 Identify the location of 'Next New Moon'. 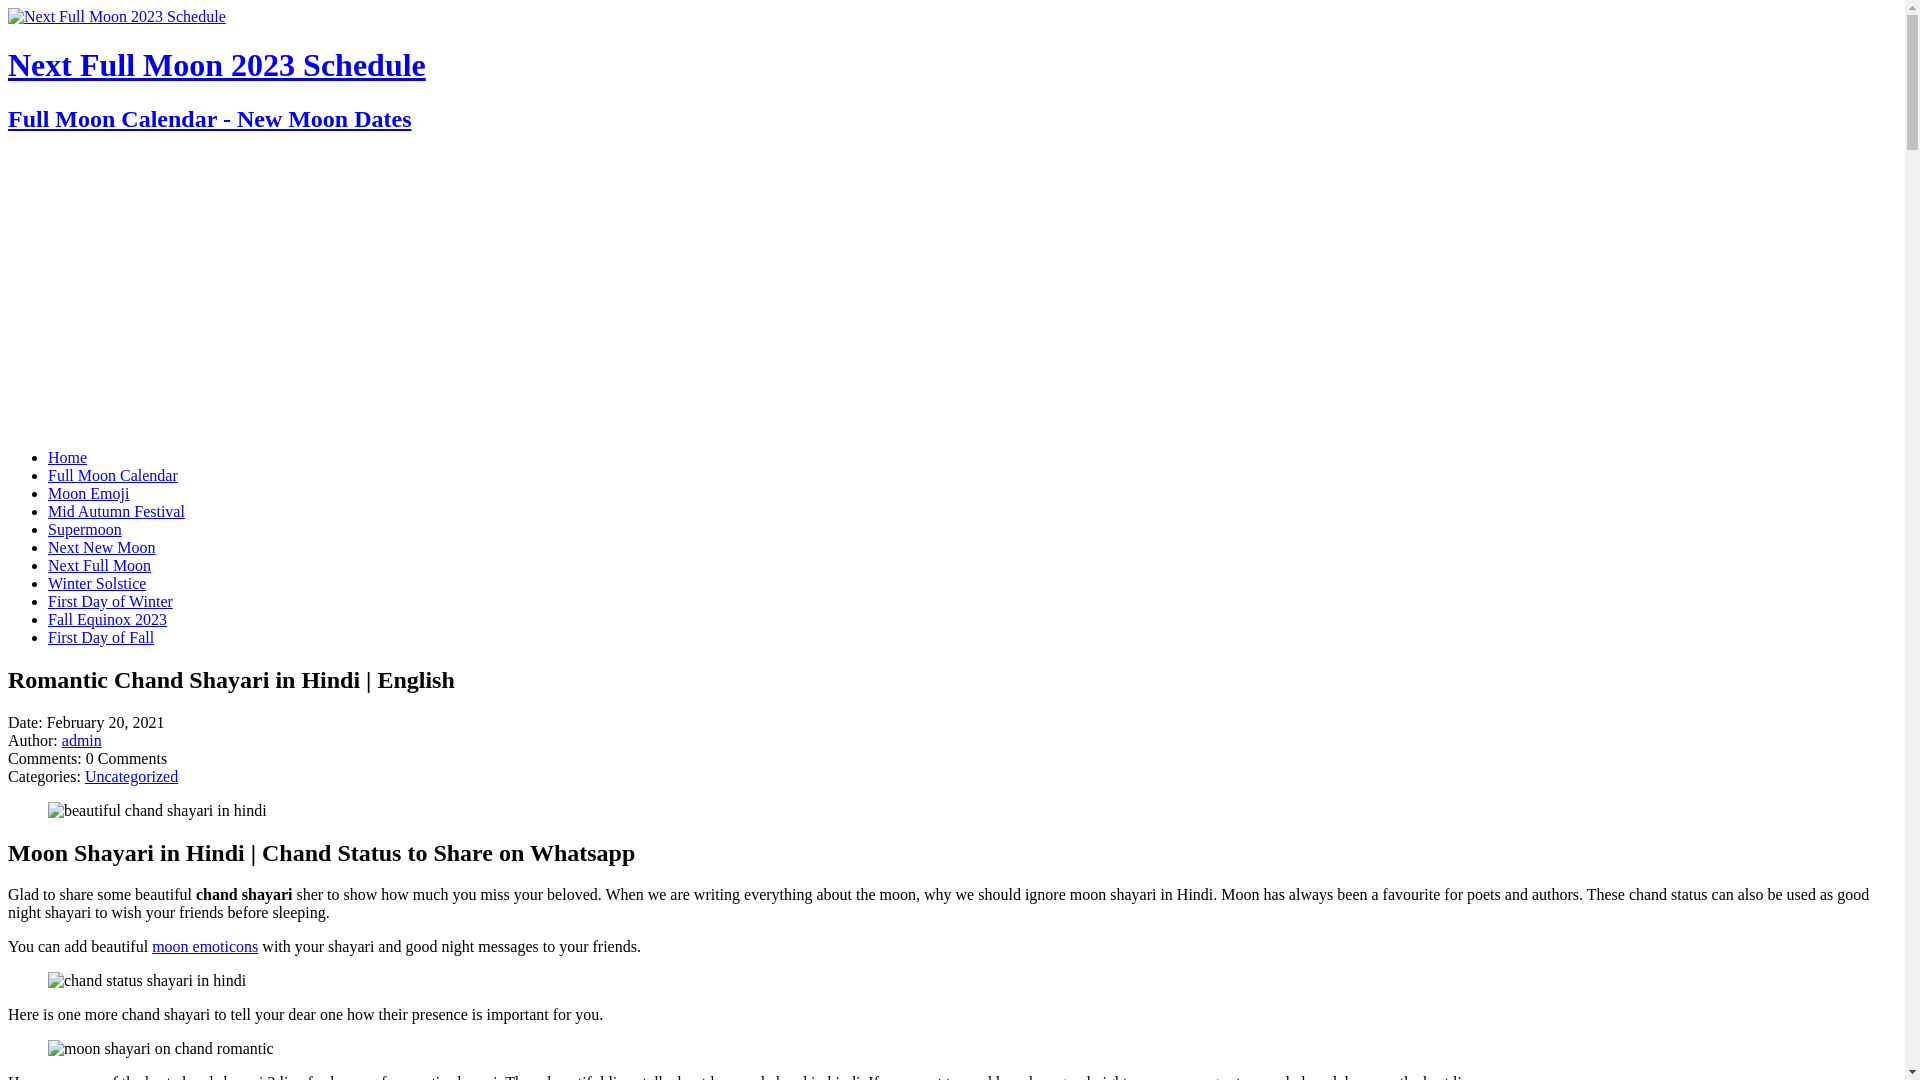
(100, 547).